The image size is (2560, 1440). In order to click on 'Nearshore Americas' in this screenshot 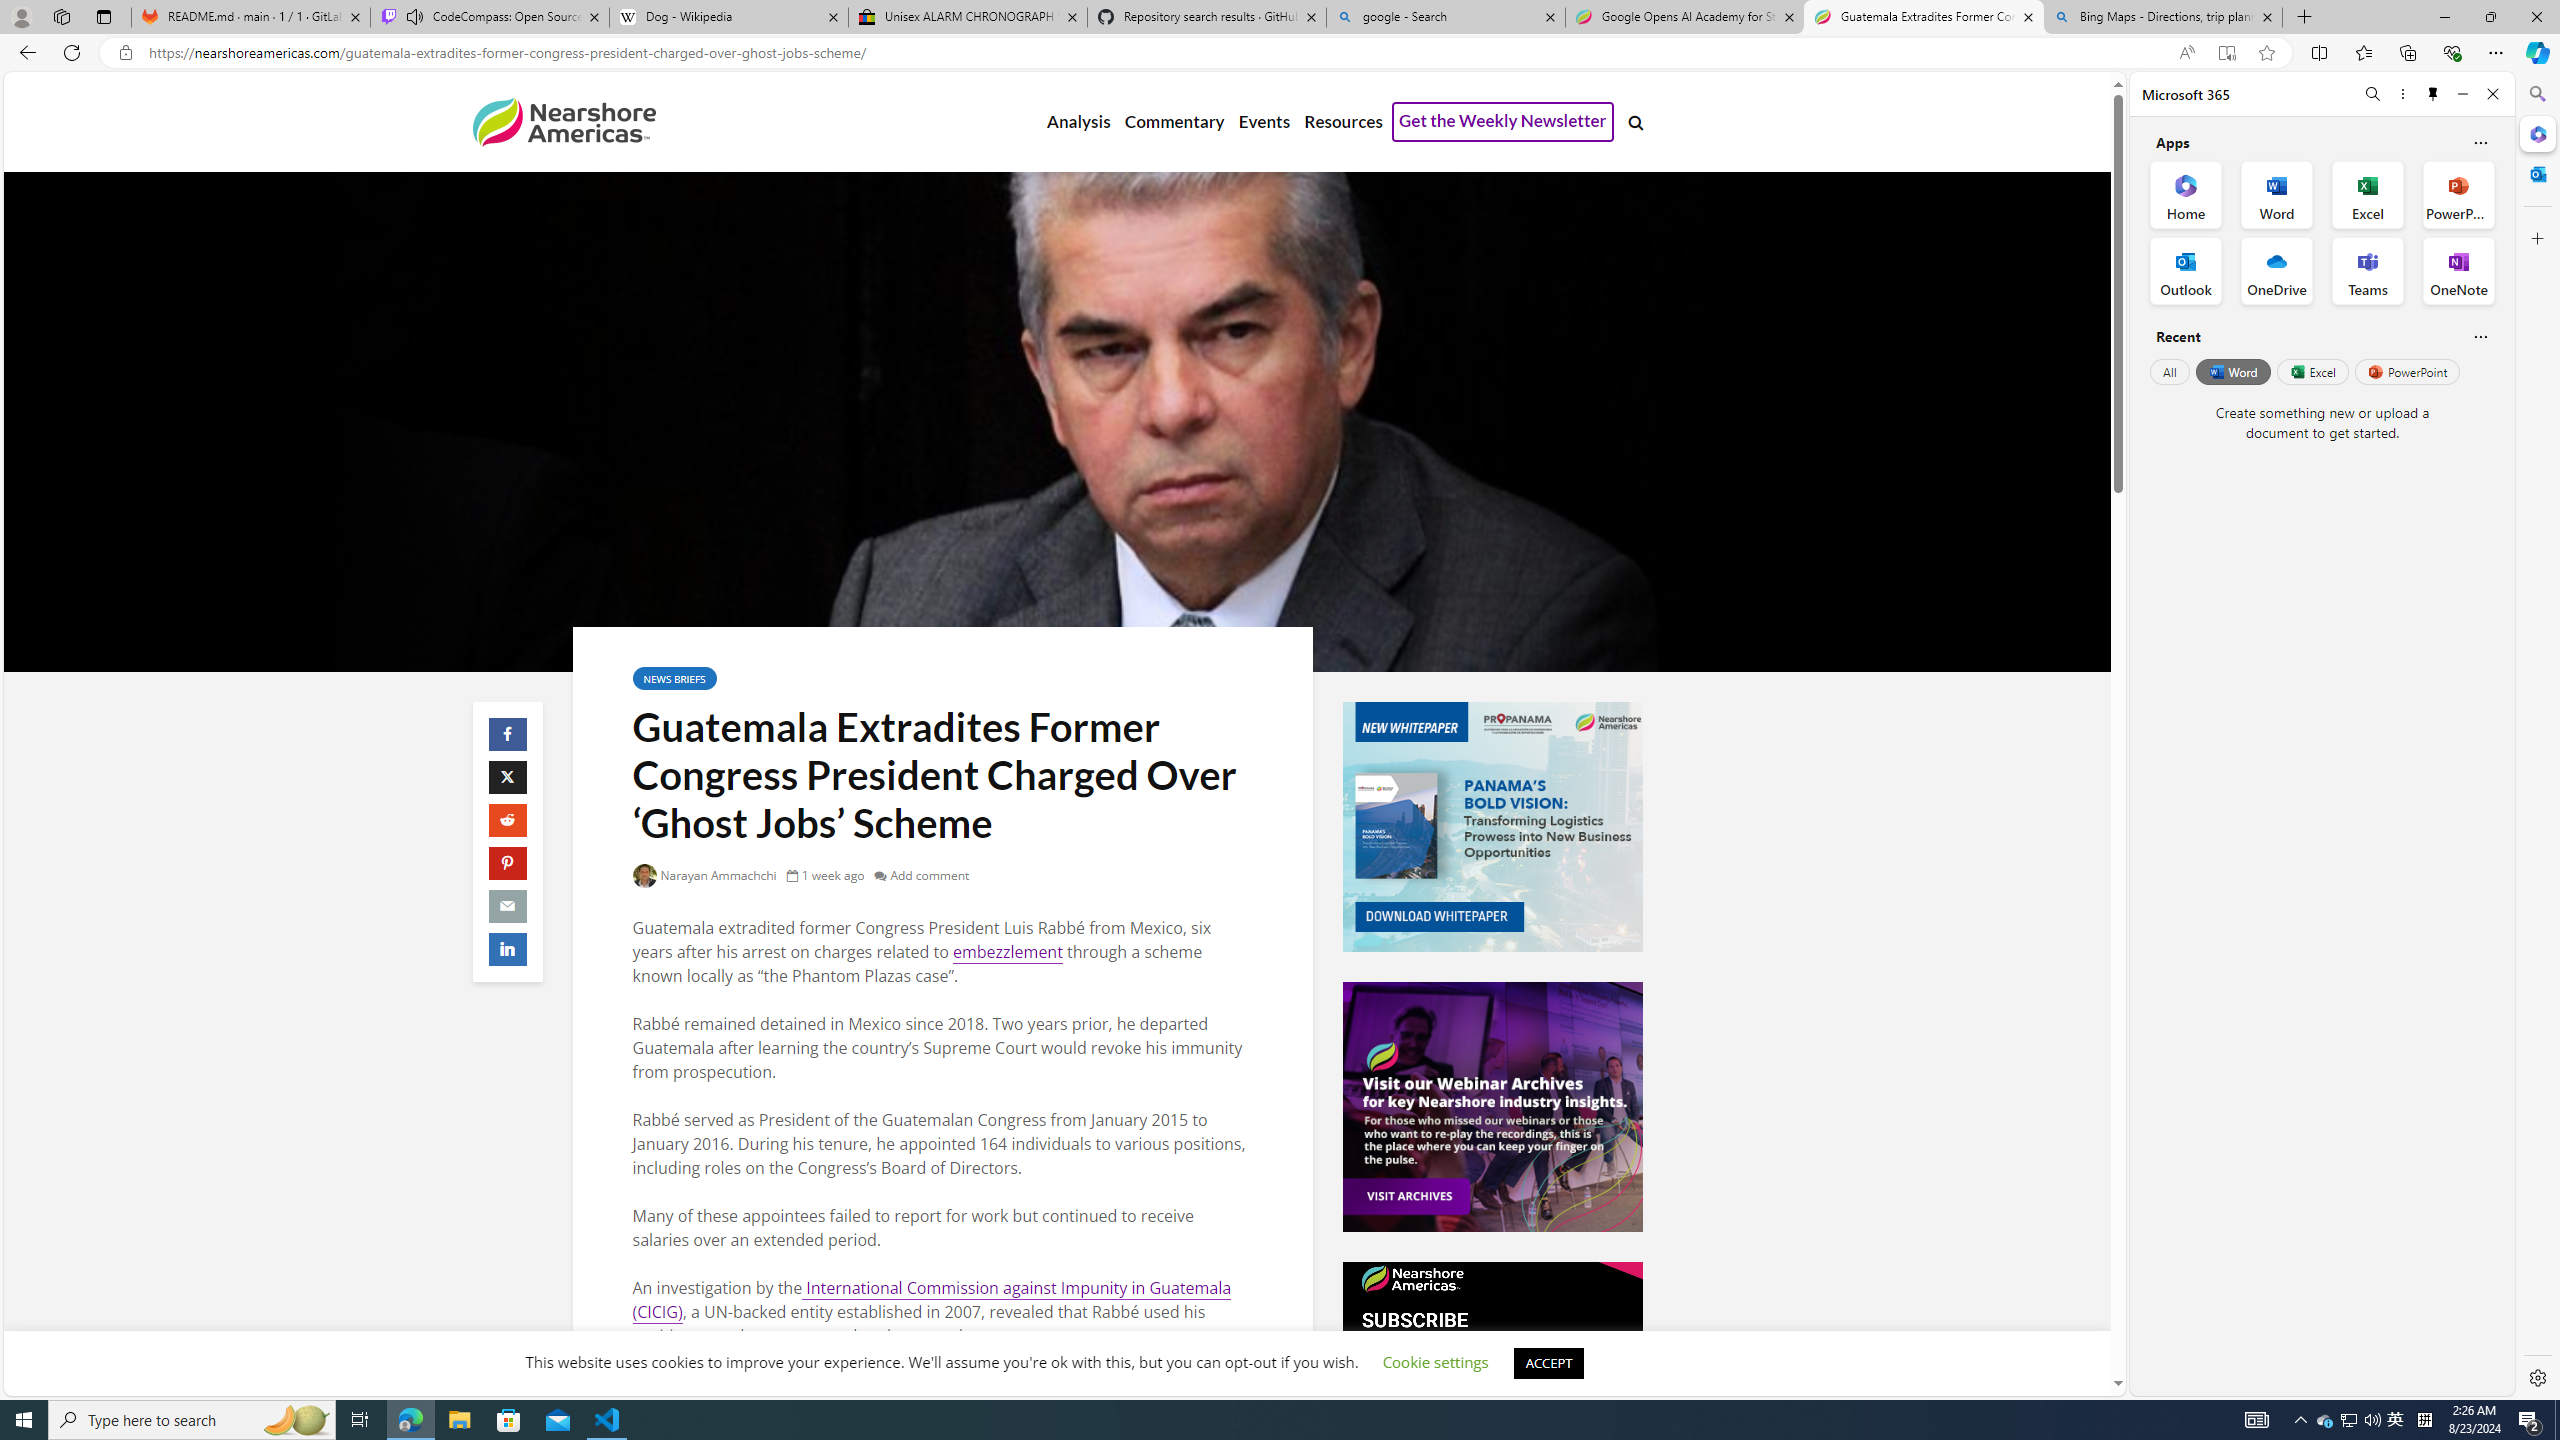, I will do `click(562, 120)`.